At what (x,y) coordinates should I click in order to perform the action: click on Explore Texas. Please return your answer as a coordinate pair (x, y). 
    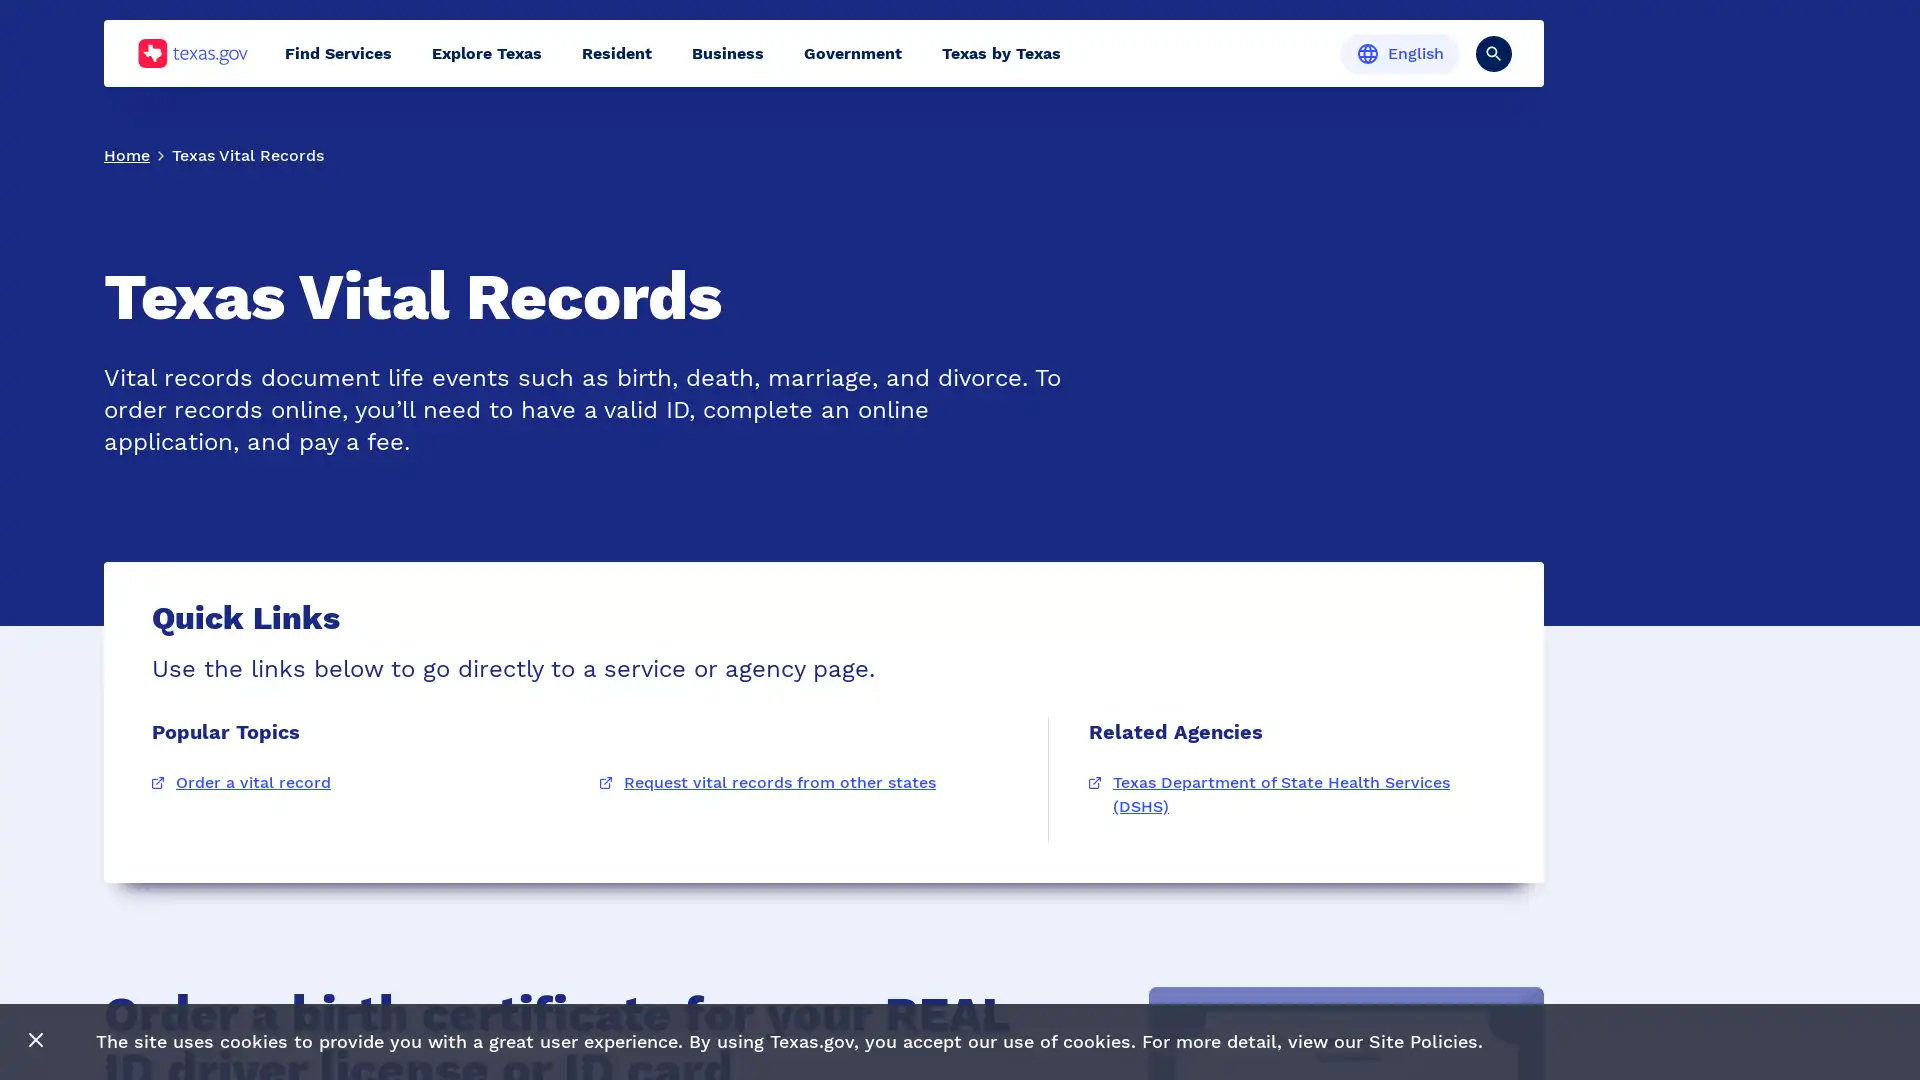
    Looking at the image, I should click on (486, 52).